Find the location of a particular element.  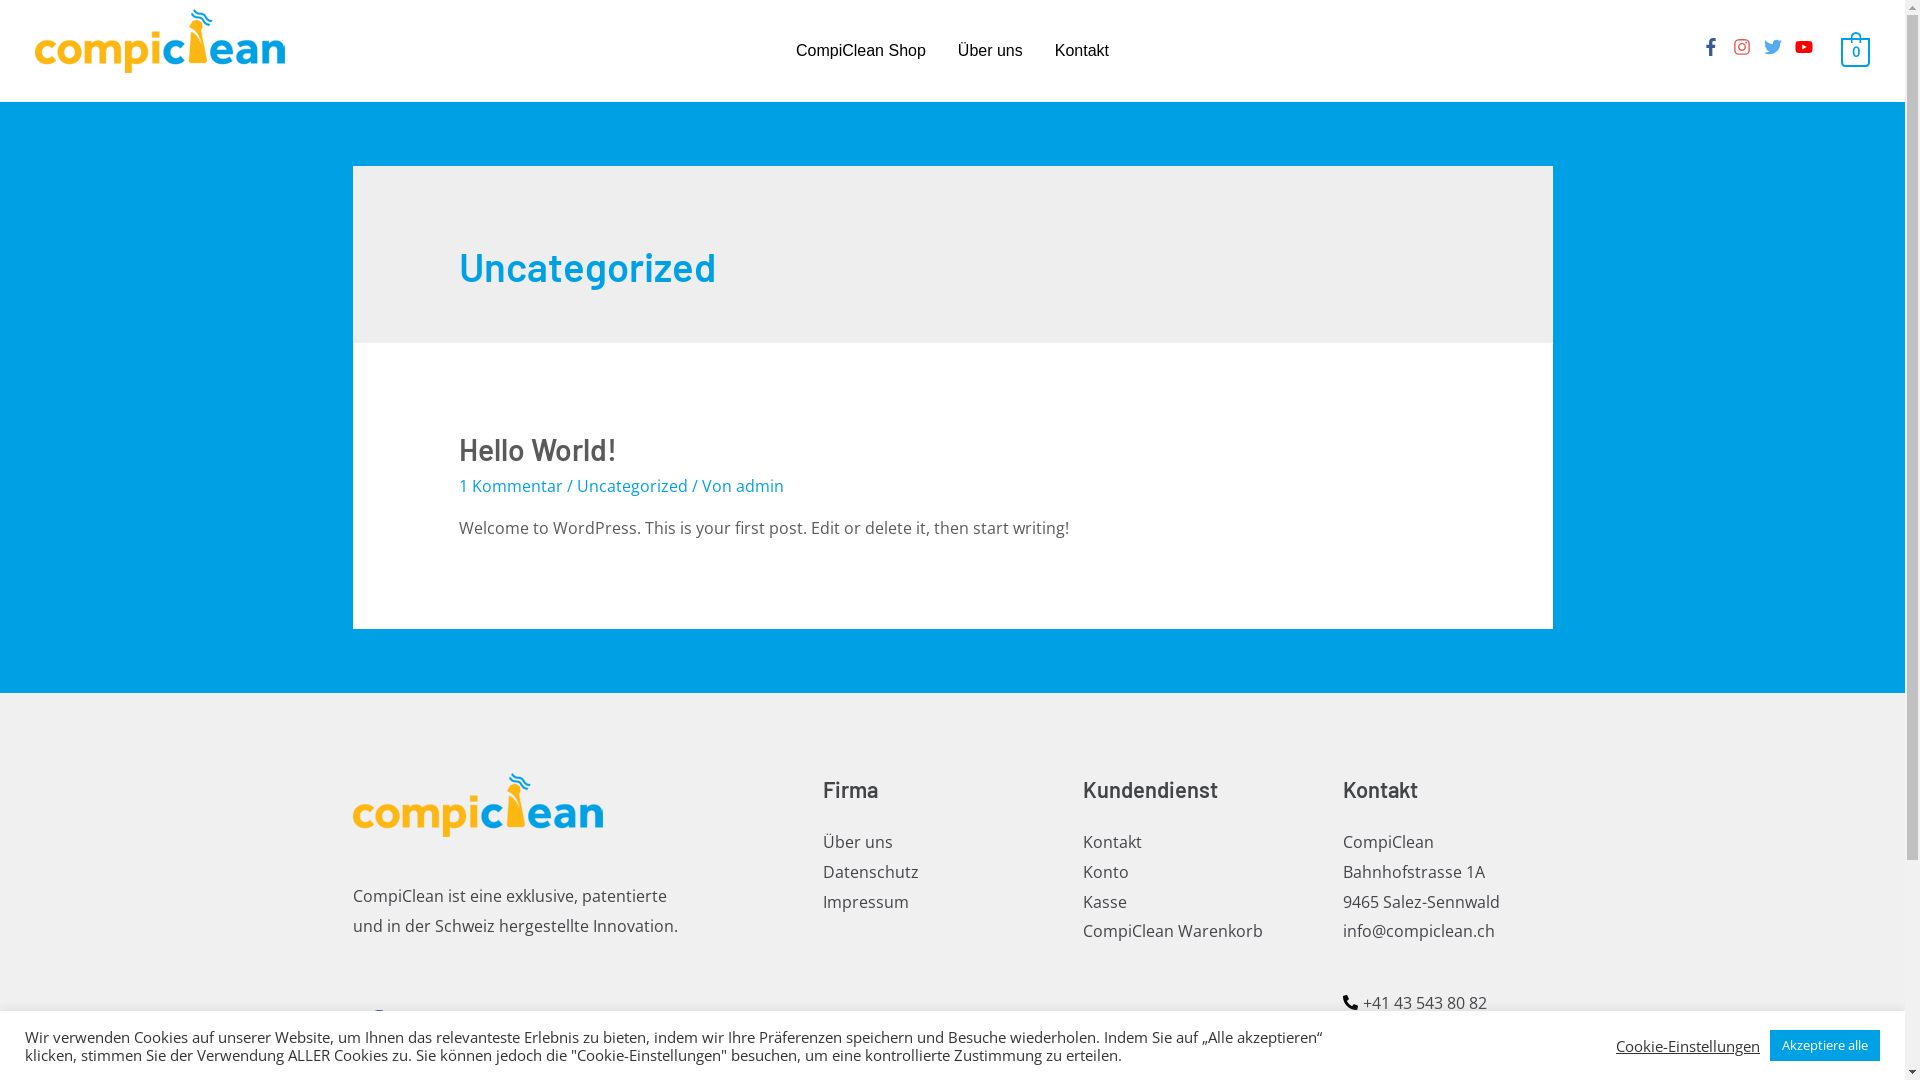

'1 Kommentar' is located at coordinates (510, 486).